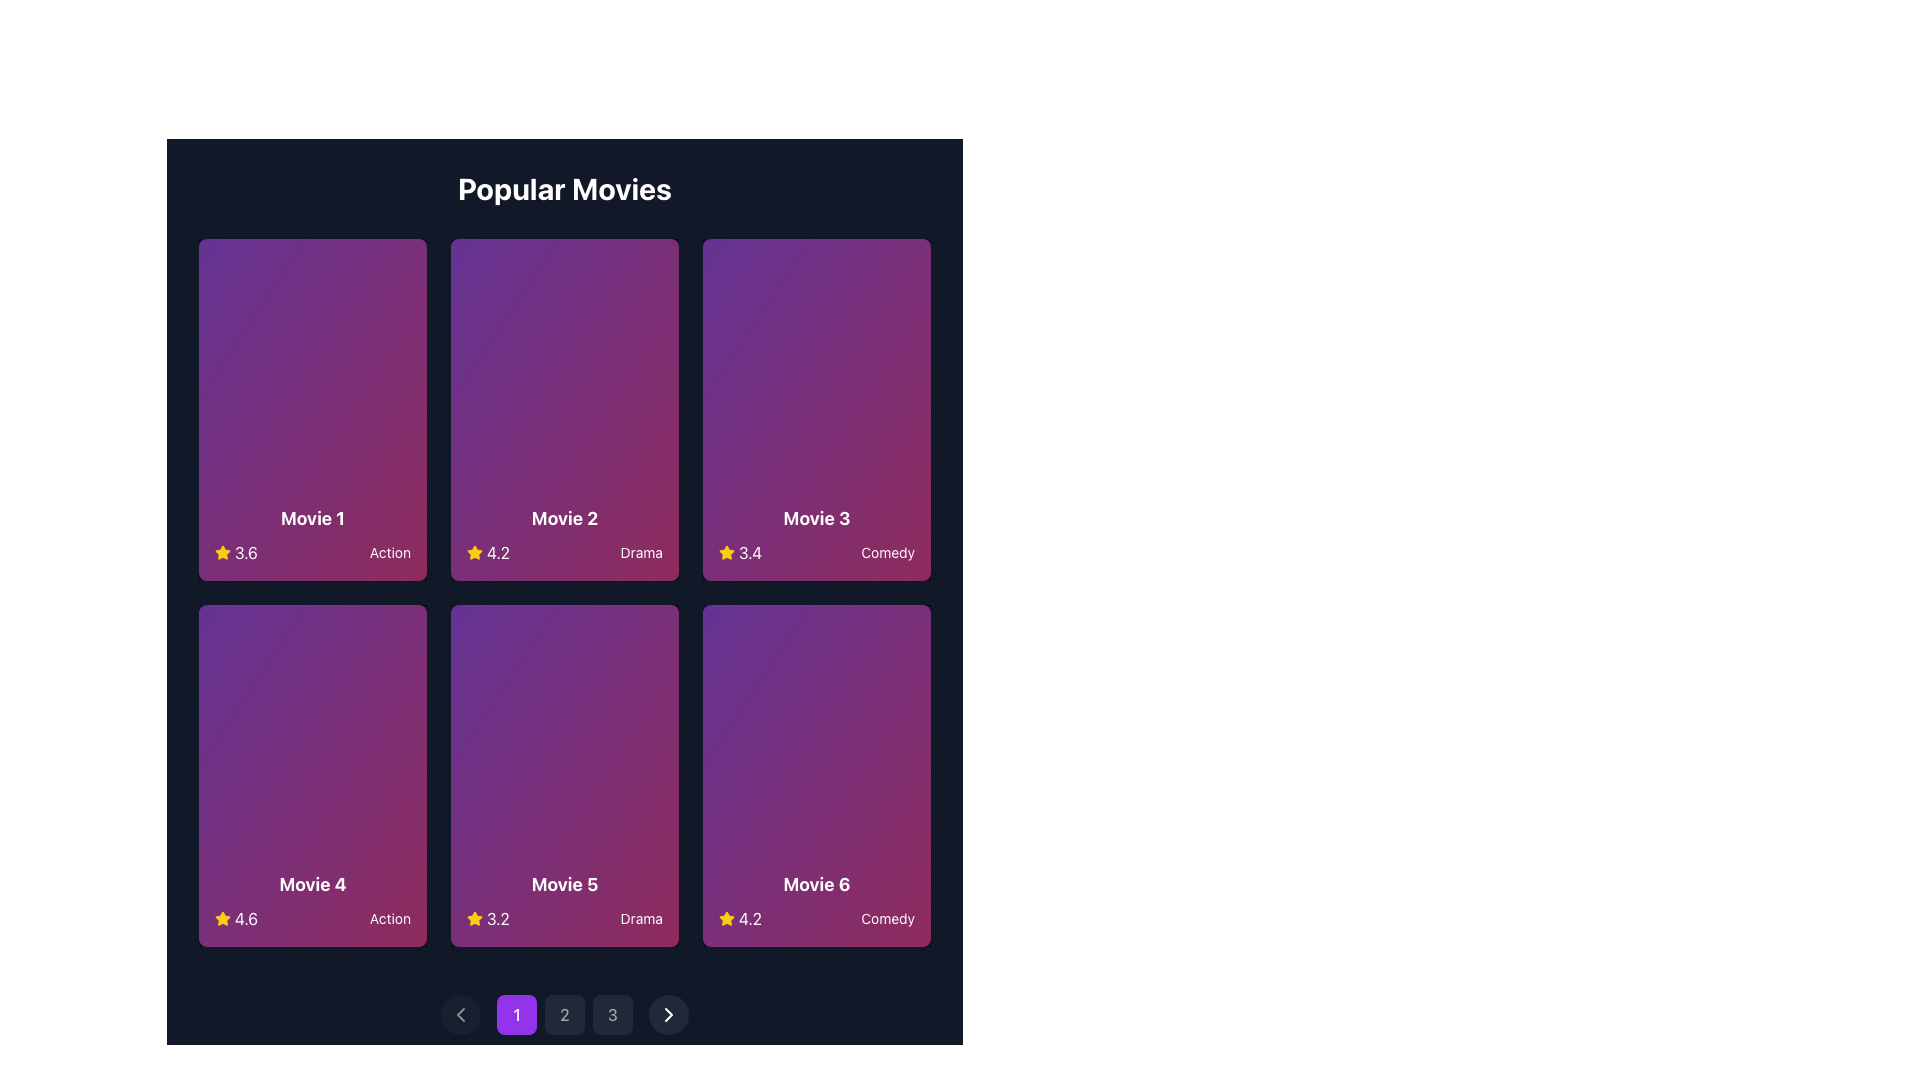 Image resolution: width=1920 pixels, height=1080 pixels. I want to click on the movie card located in the bottom-right corner of the grid, so click(816, 774).